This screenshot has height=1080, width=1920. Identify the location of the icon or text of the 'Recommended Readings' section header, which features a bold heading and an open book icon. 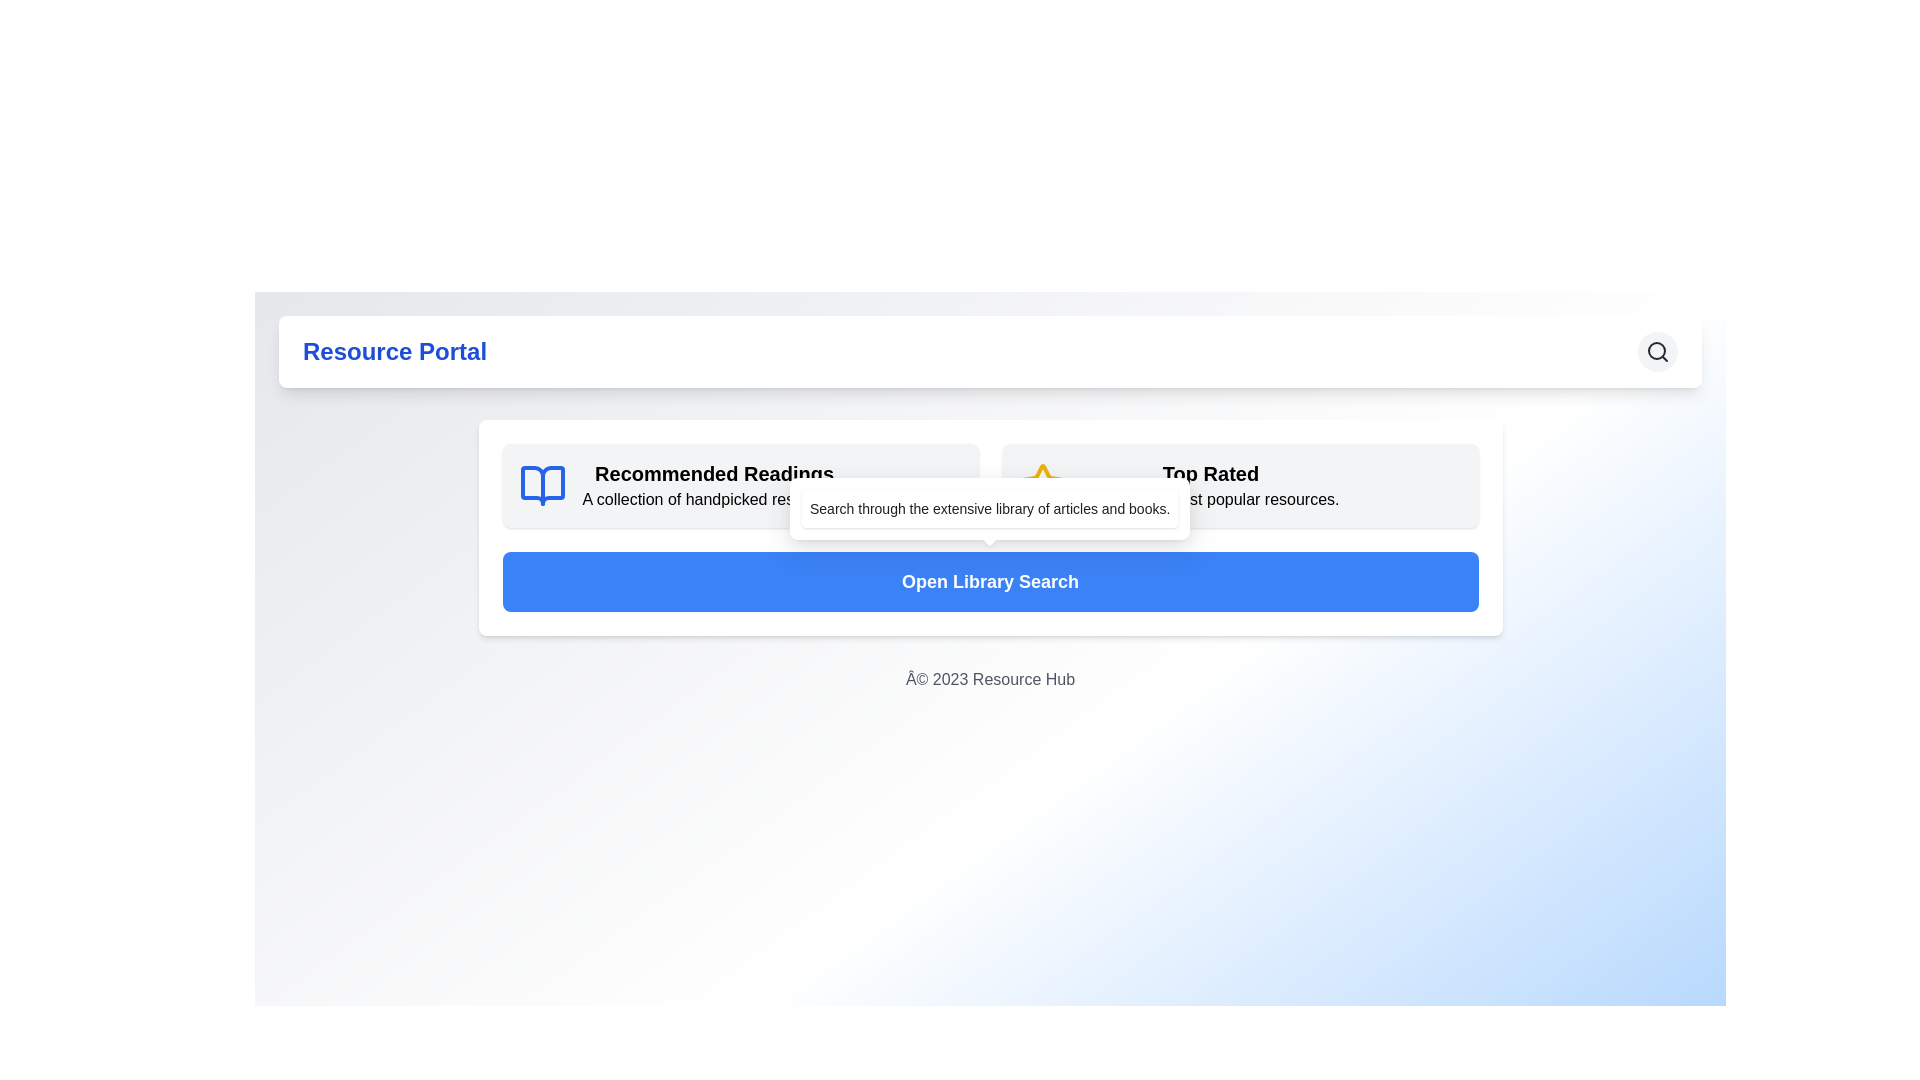
(739, 486).